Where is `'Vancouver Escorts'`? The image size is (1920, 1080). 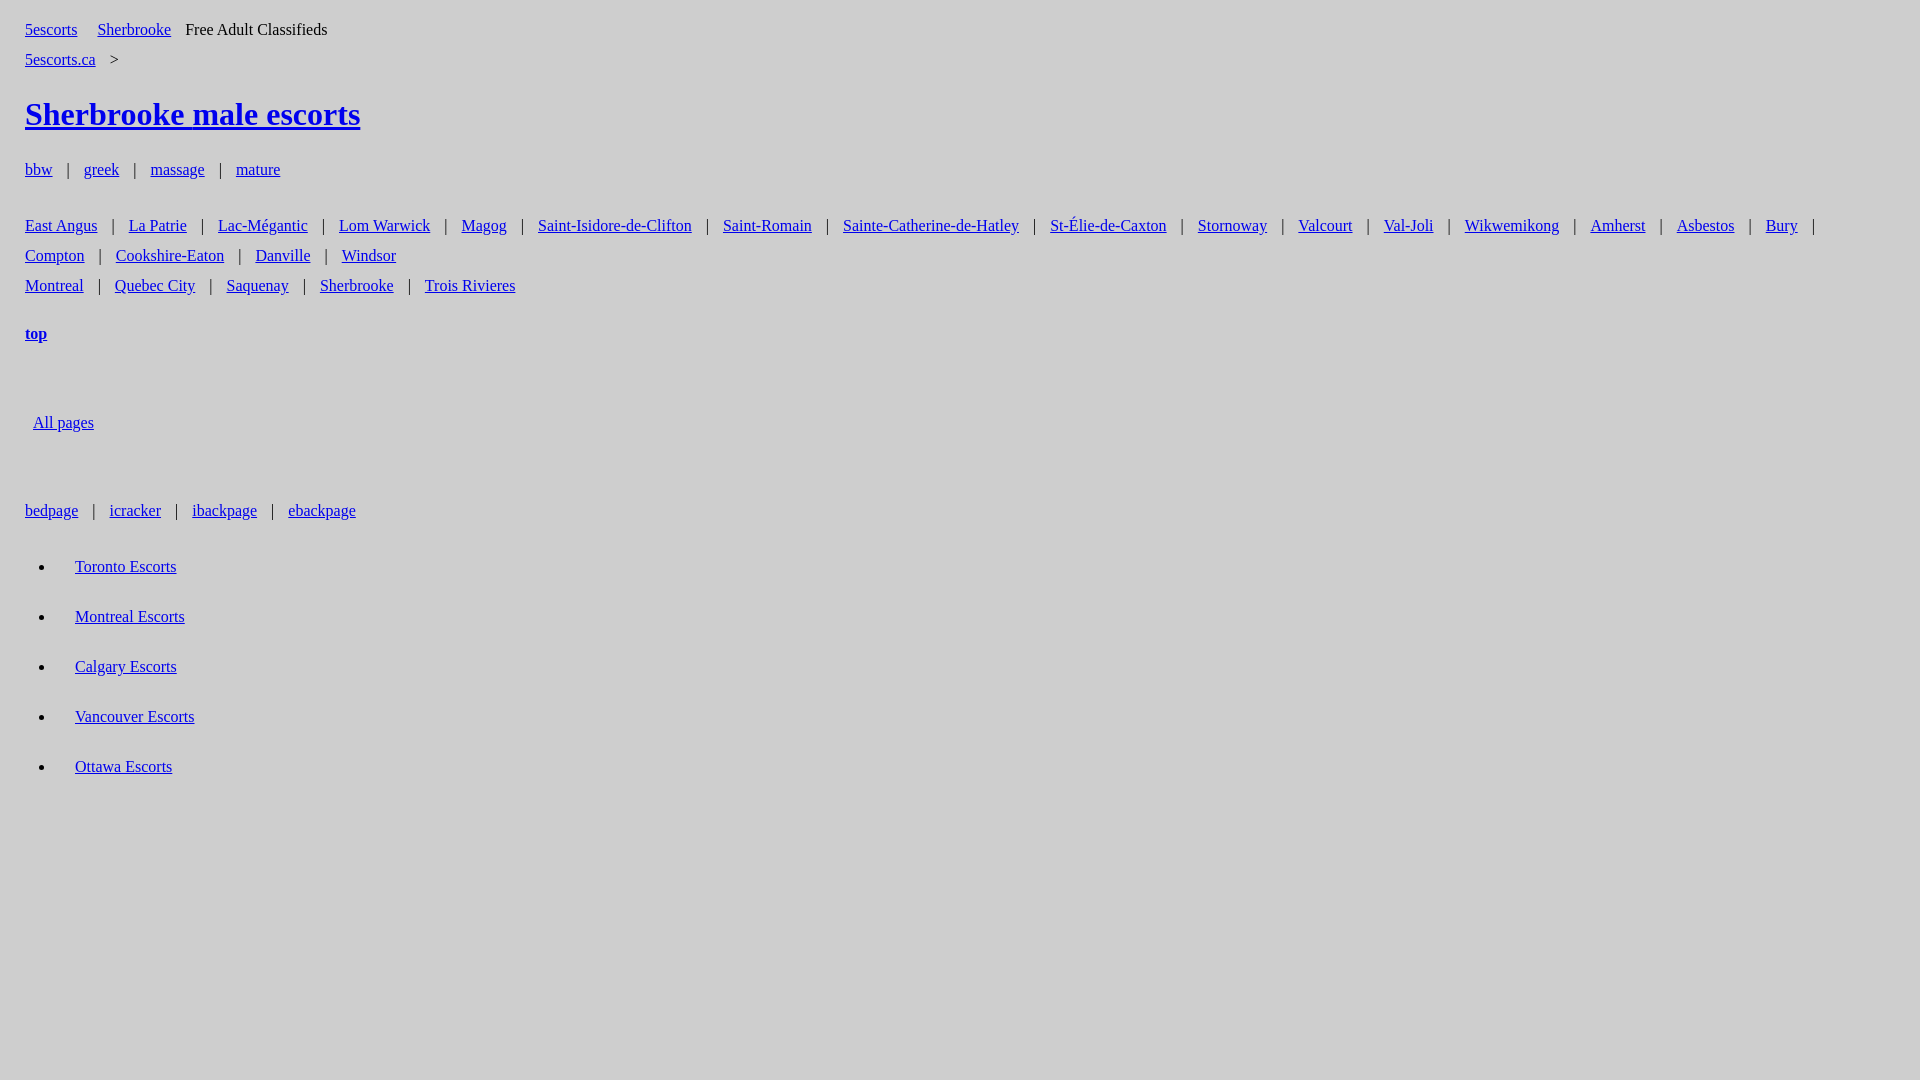
'Vancouver Escorts' is located at coordinates (133, 715).